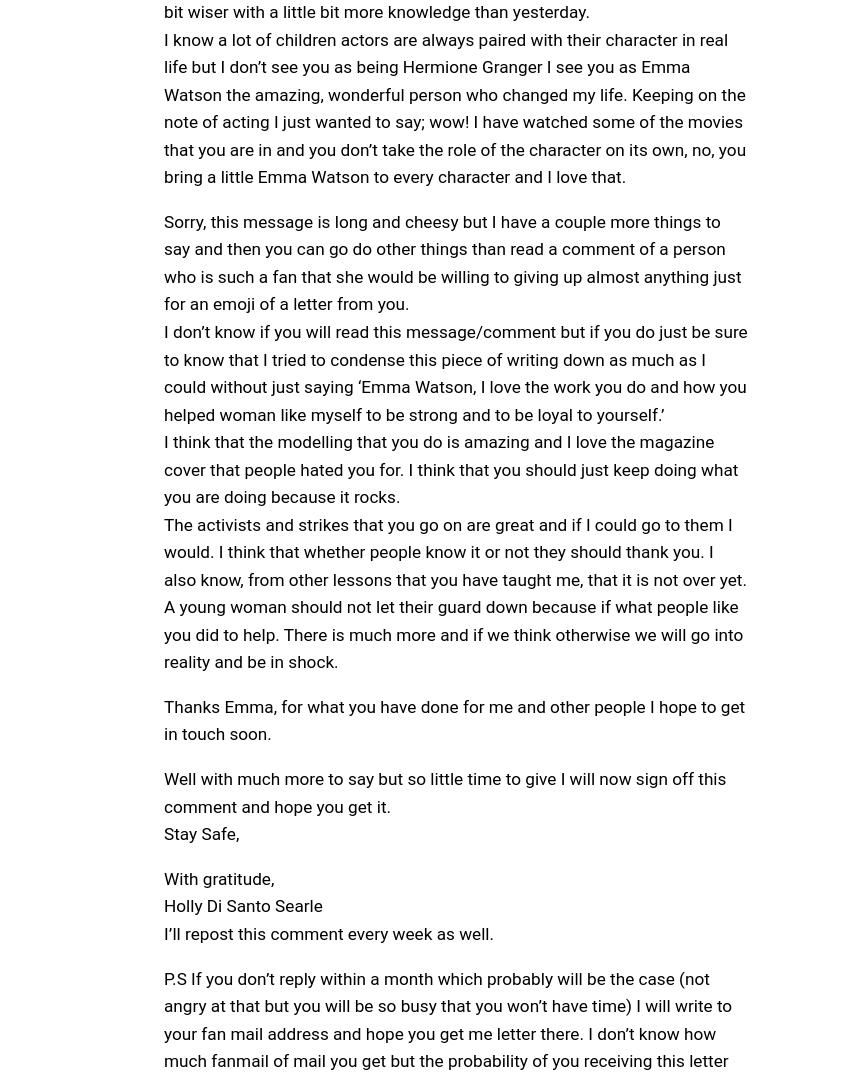  Describe the element at coordinates (243, 905) in the screenshot. I see `'Holly Di Santo Searle'` at that location.